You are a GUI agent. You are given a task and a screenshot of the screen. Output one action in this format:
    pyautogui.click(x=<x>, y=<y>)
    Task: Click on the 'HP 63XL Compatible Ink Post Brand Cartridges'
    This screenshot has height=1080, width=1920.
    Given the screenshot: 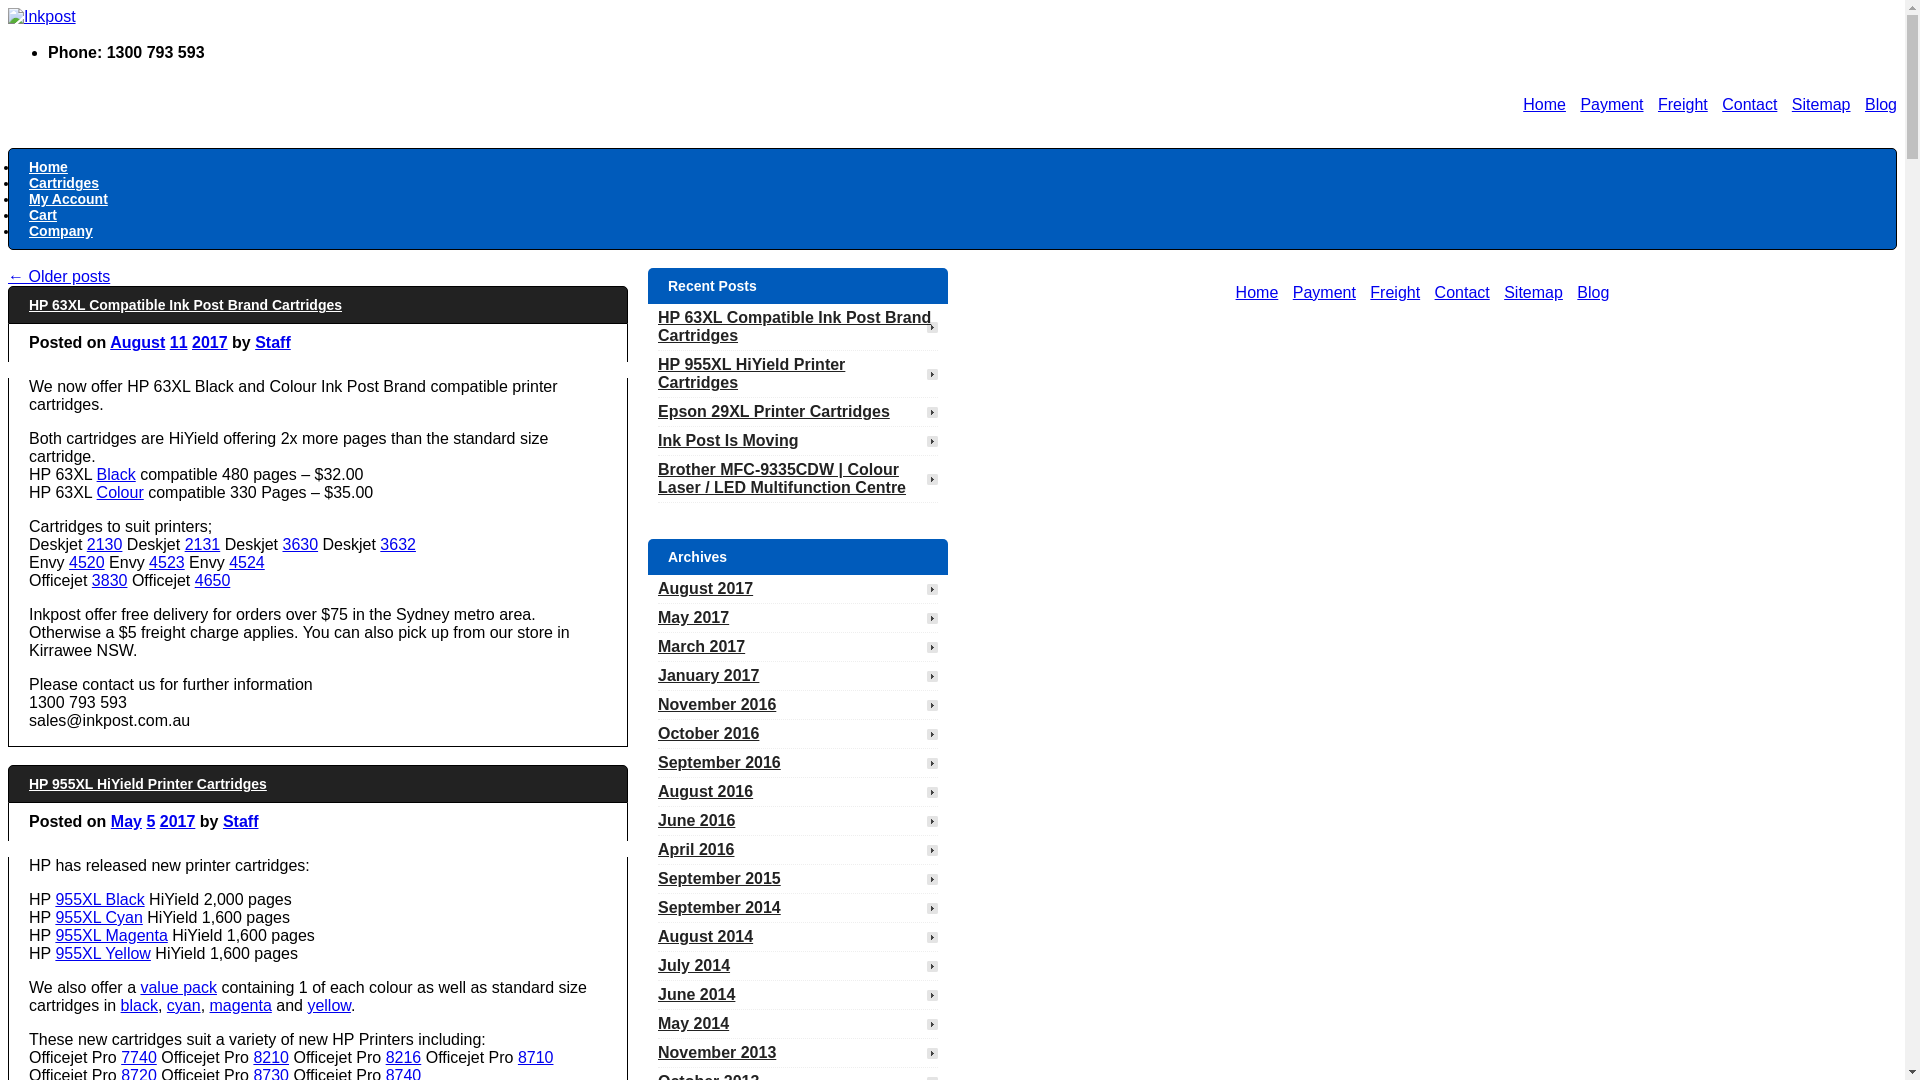 What is the action you would take?
    pyautogui.click(x=657, y=325)
    